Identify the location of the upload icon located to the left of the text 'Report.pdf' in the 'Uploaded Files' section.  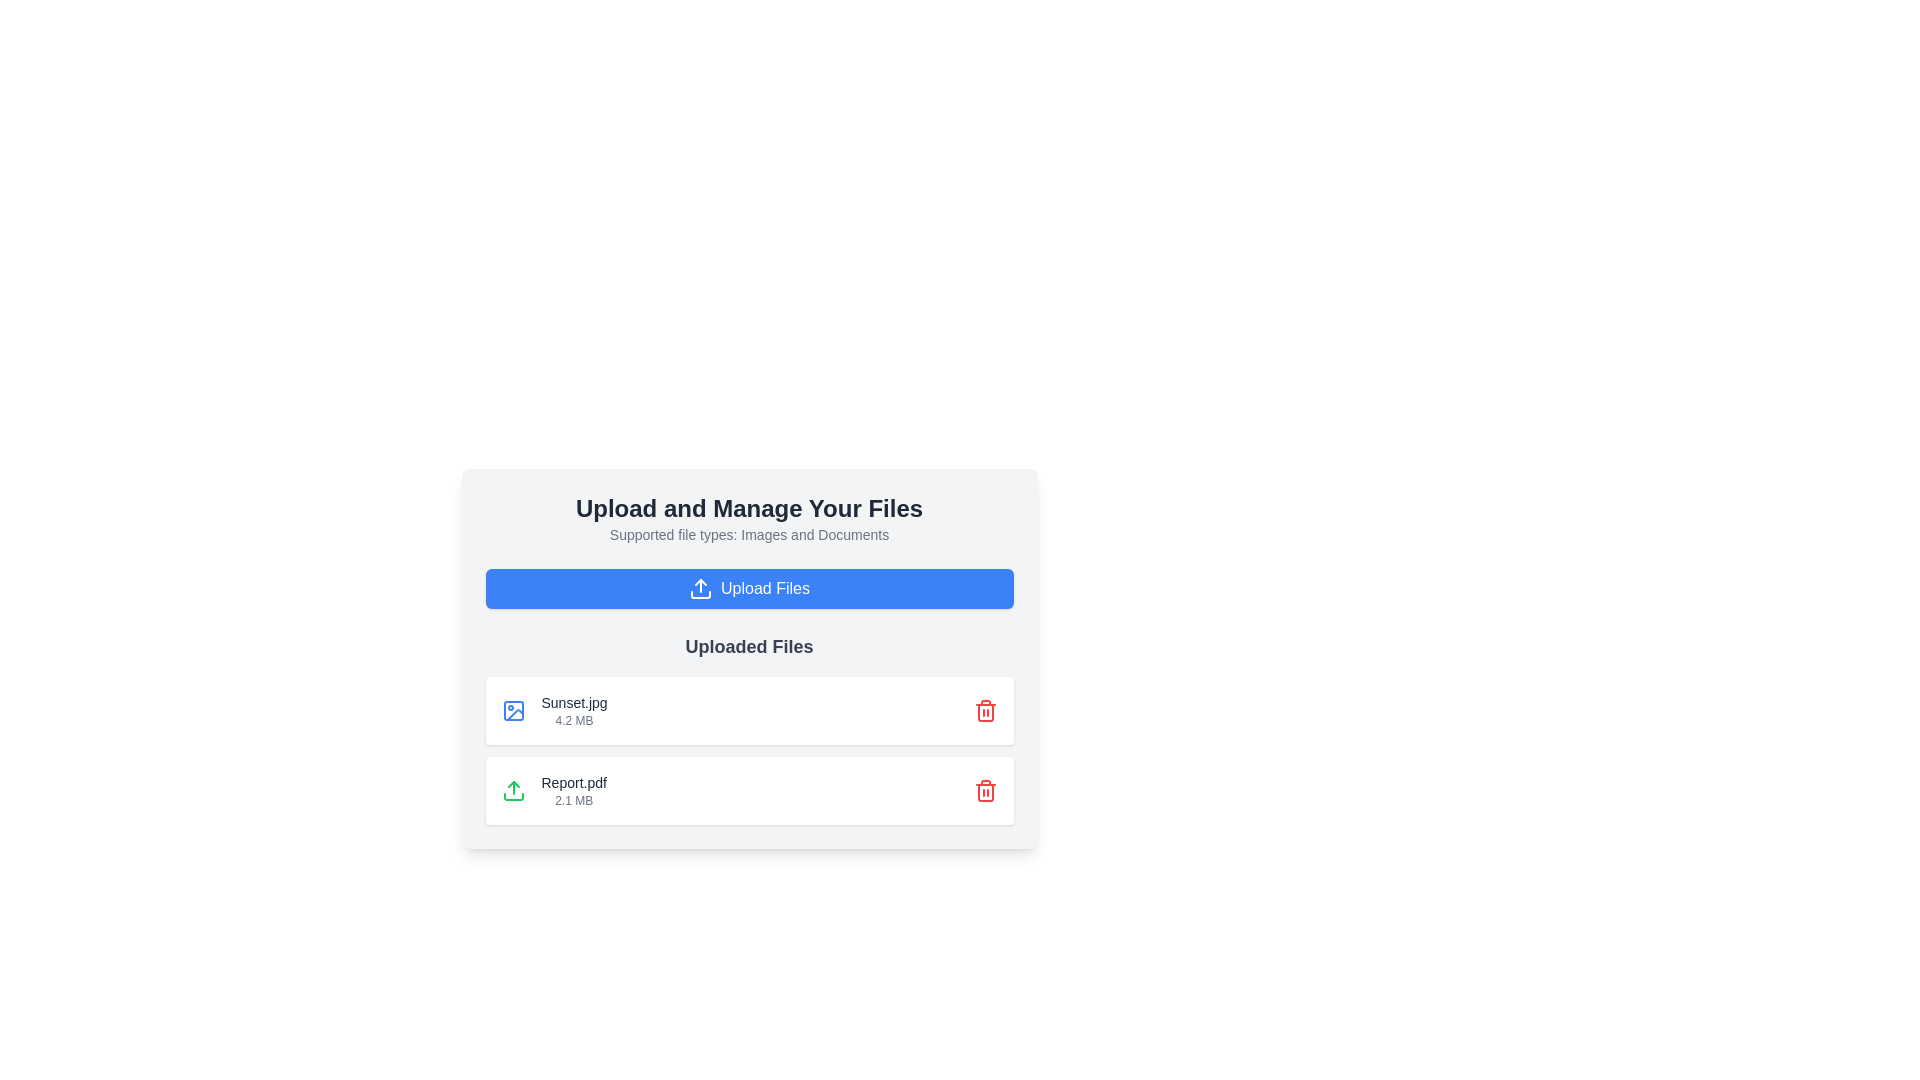
(513, 789).